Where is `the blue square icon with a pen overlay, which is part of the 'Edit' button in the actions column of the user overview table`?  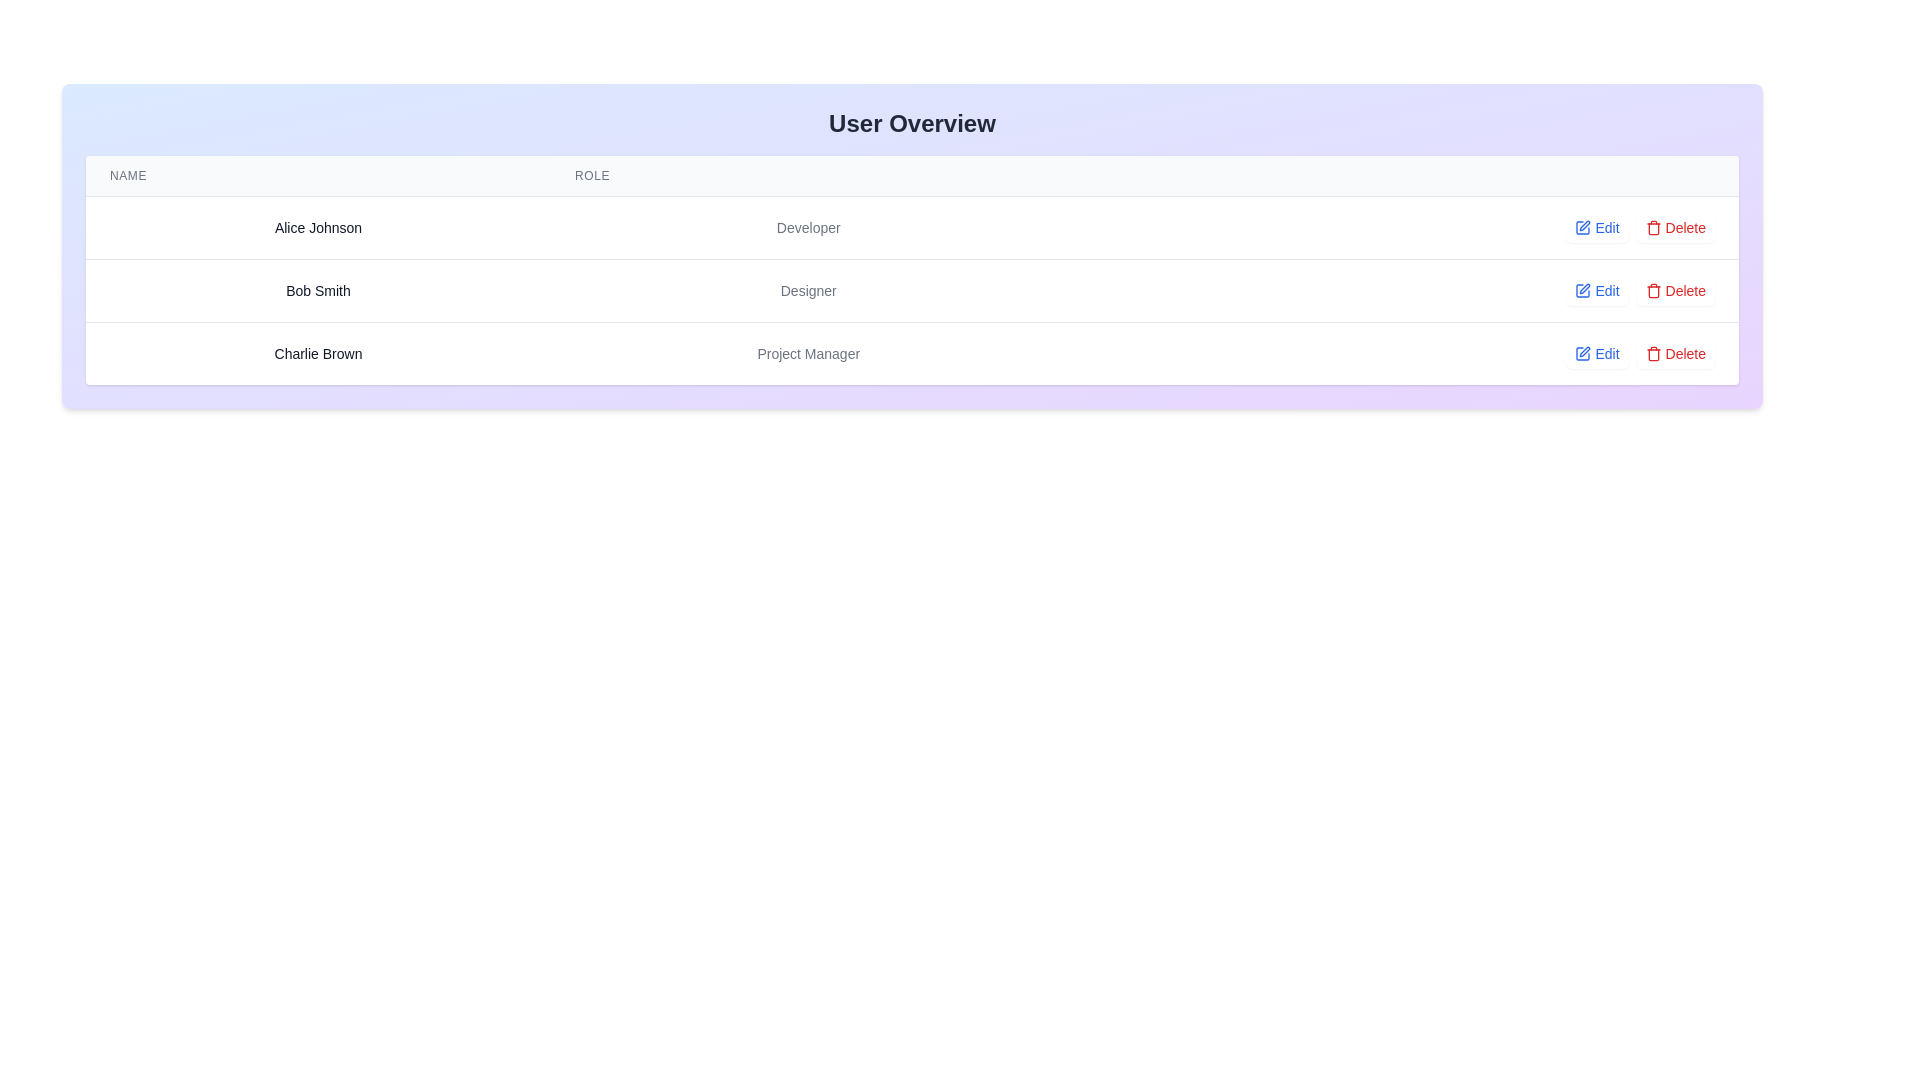
the blue square icon with a pen overlay, which is part of the 'Edit' button in the actions column of the user overview table is located at coordinates (1582, 226).